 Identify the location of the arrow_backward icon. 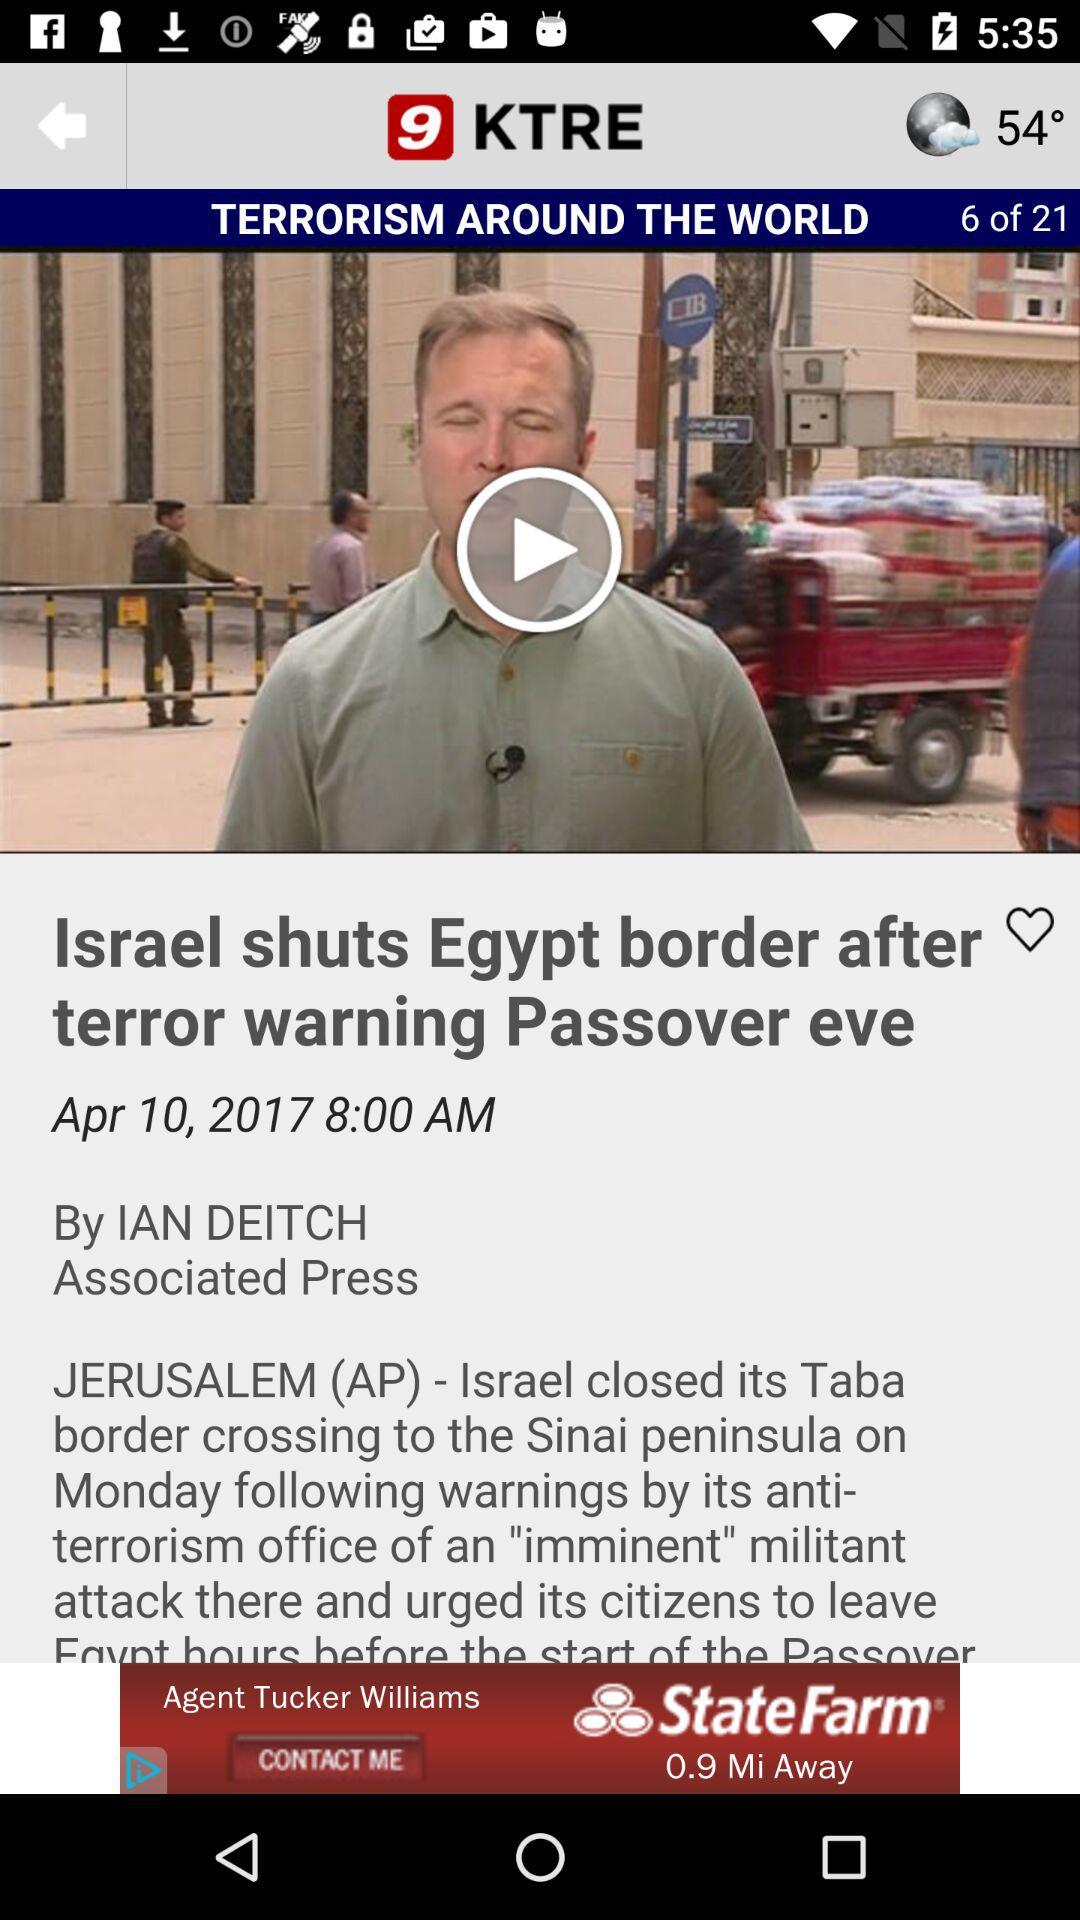
(61, 124).